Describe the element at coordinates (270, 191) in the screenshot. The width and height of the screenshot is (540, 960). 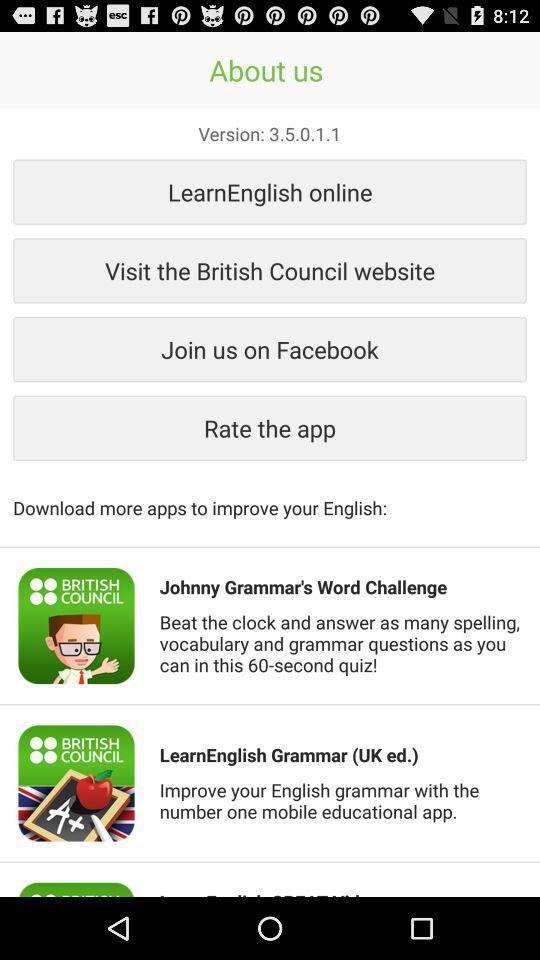
I see `icon above visit the british` at that location.